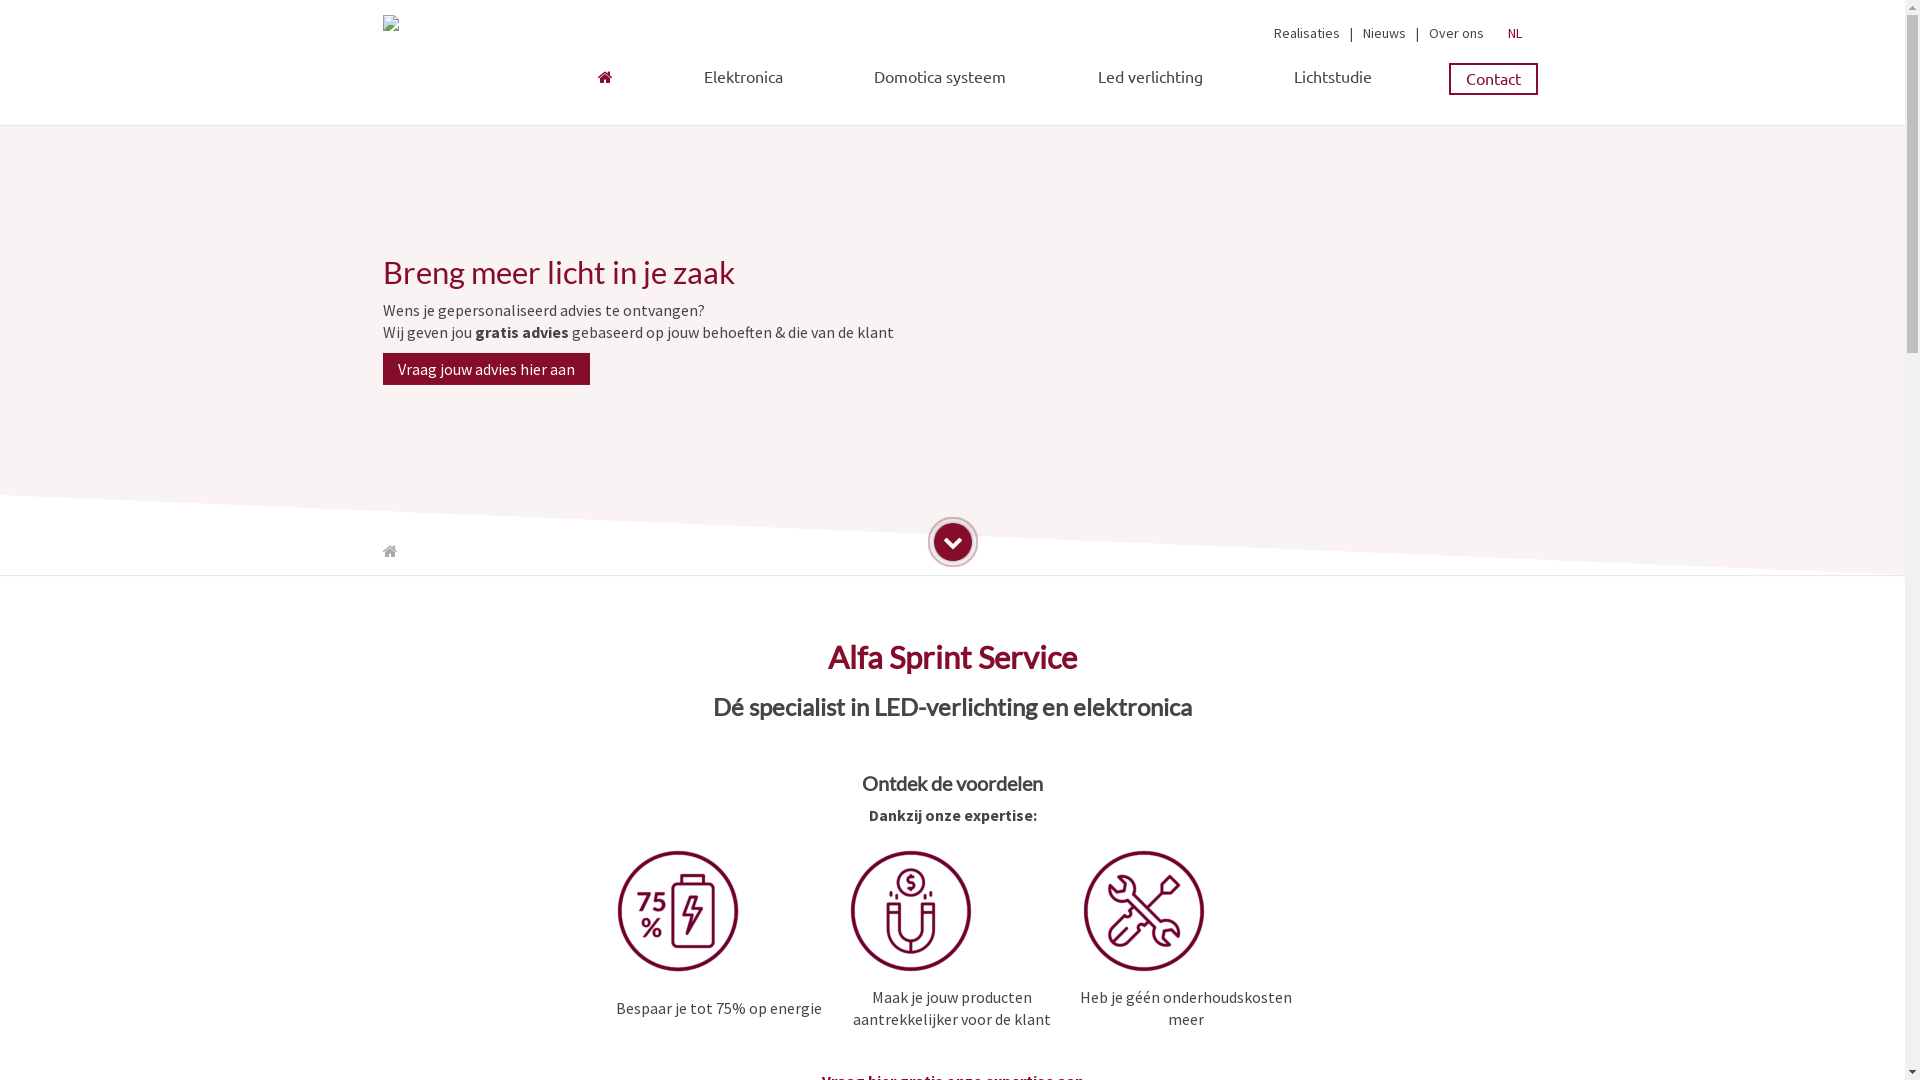 Image resolution: width=1920 pixels, height=1080 pixels. What do you see at coordinates (1512, 33) in the screenshot?
I see `'Nederlands'` at bounding box center [1512, 33].